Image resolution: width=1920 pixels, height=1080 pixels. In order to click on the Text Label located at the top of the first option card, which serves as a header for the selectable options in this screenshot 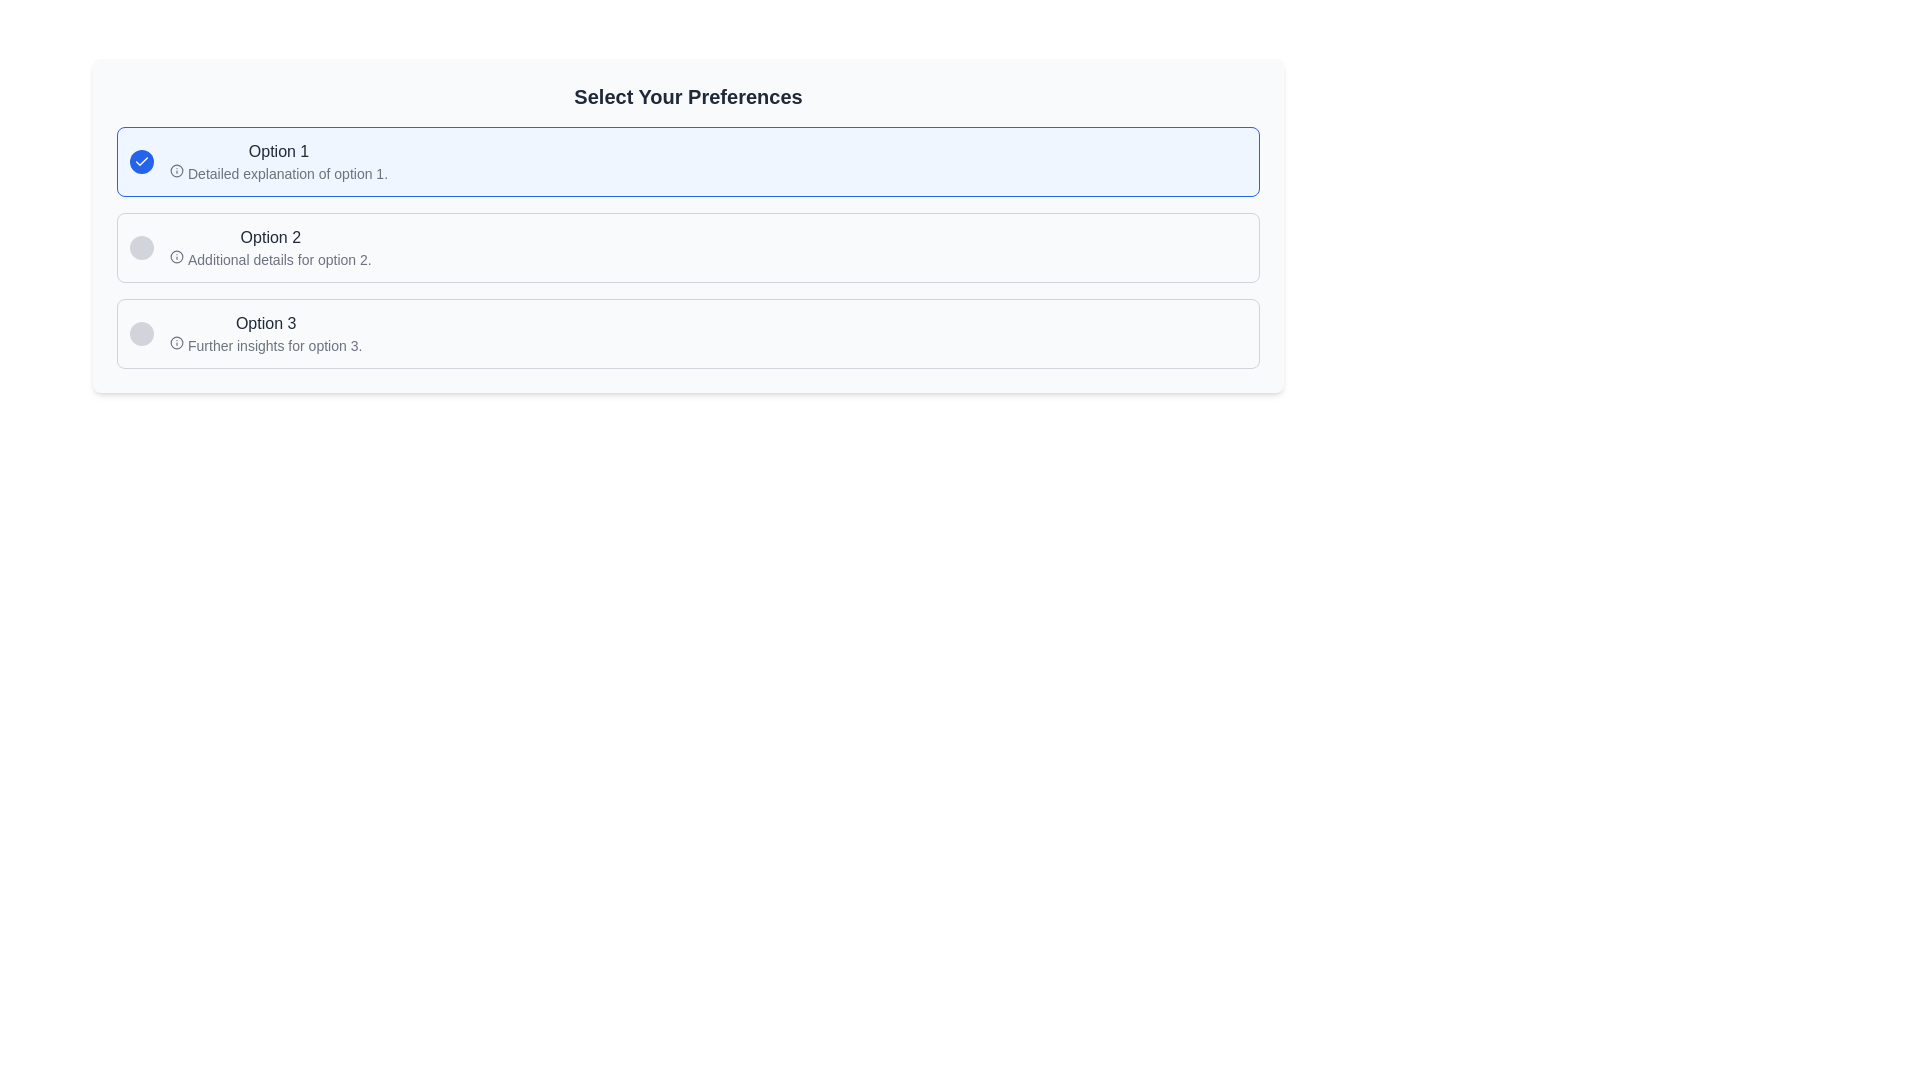, I will do `click(277, 150)`.